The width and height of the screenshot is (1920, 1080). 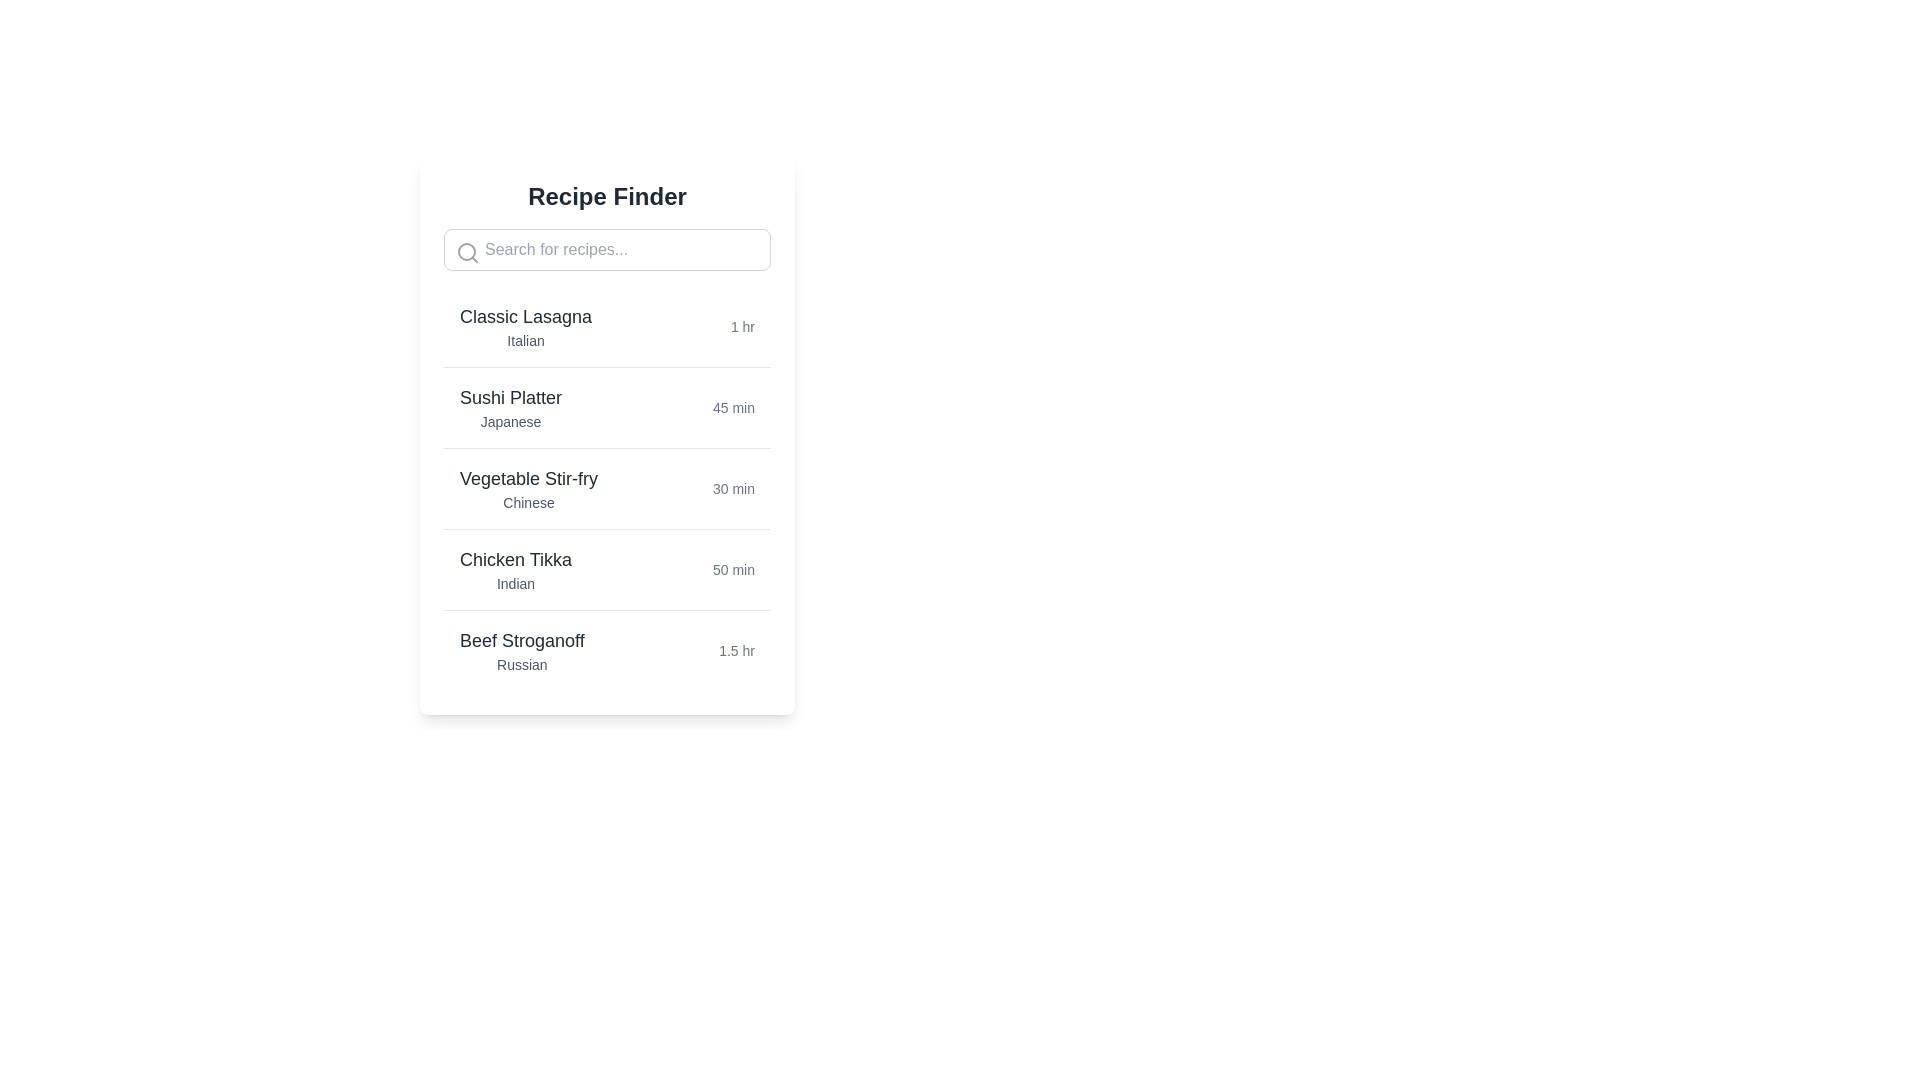 I want to click on the text label that provides additional information about the type of cuisine for 'Beef Stroganoff', which indicates it is Russian, located beneath the main entry text, so click(x=522, y=664).